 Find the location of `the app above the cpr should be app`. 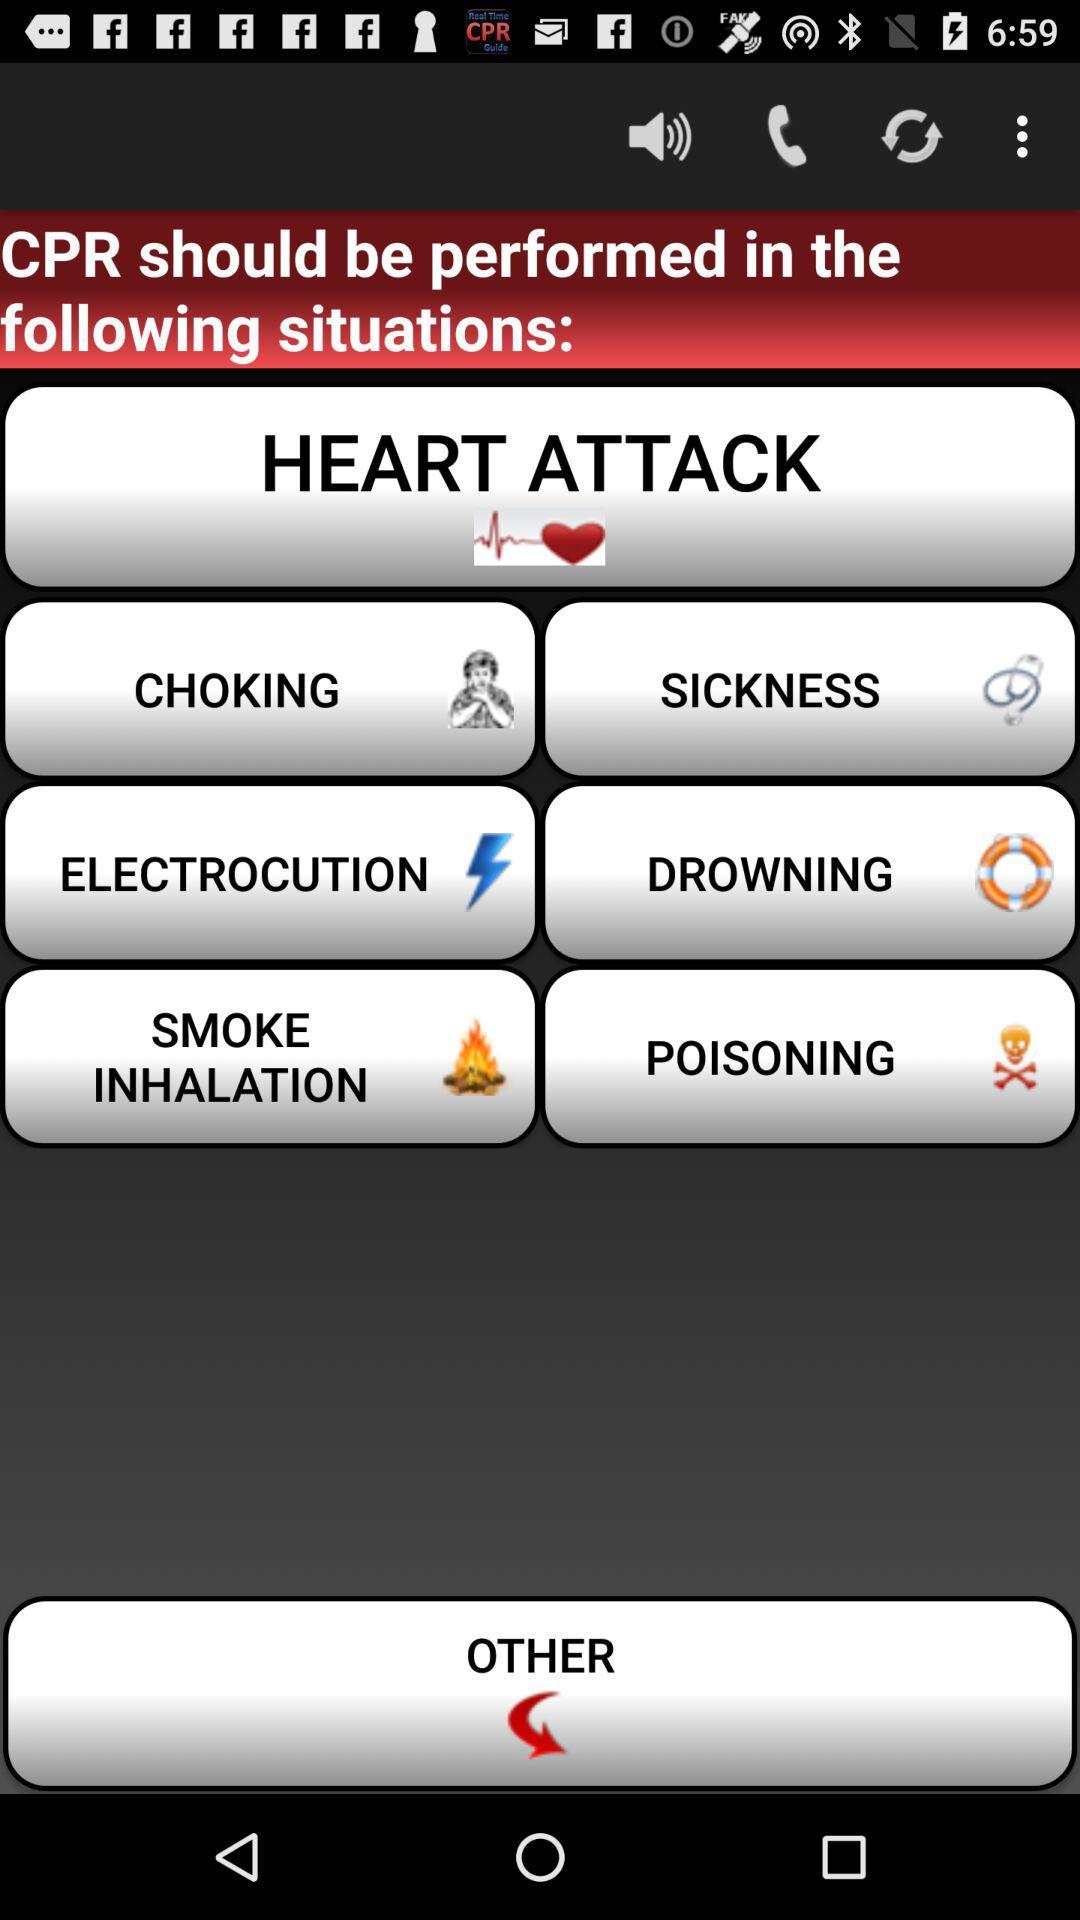

the app above the cpr should be app is located at coordinates (1027, 135).